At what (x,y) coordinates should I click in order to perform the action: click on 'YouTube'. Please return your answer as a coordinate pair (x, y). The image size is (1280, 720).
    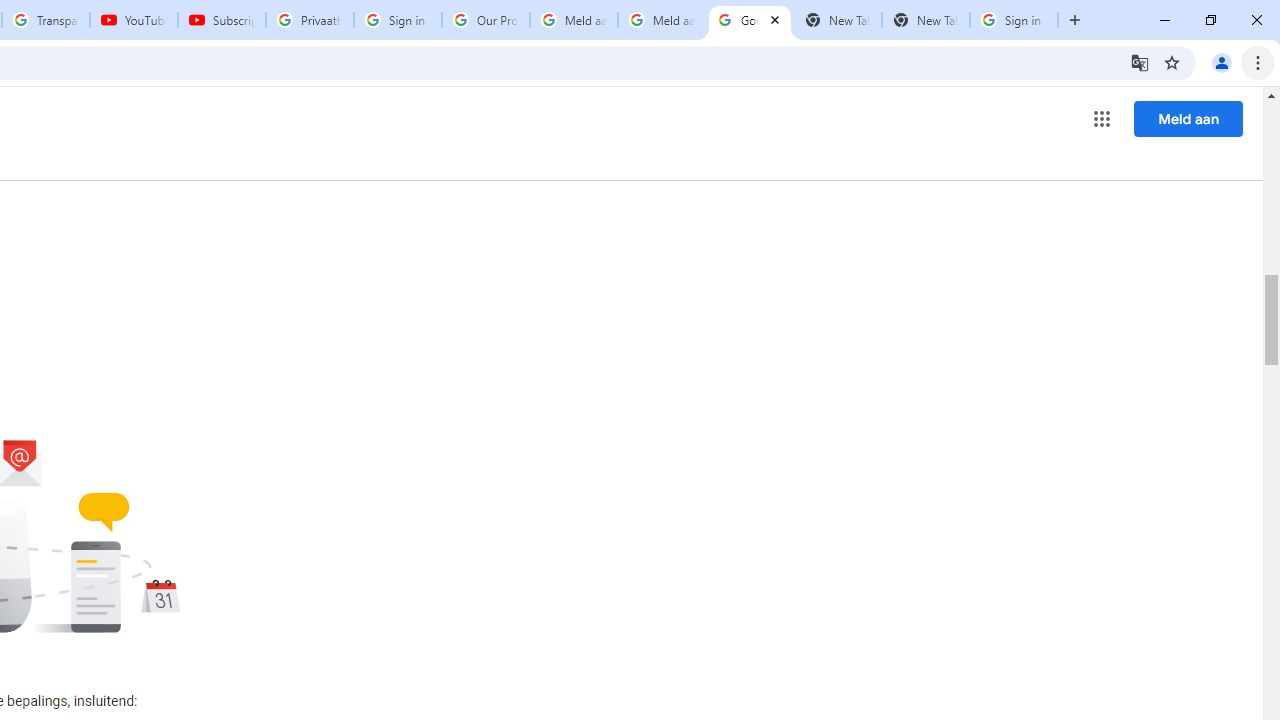
    Looking at the image, I should click on (132, 20).